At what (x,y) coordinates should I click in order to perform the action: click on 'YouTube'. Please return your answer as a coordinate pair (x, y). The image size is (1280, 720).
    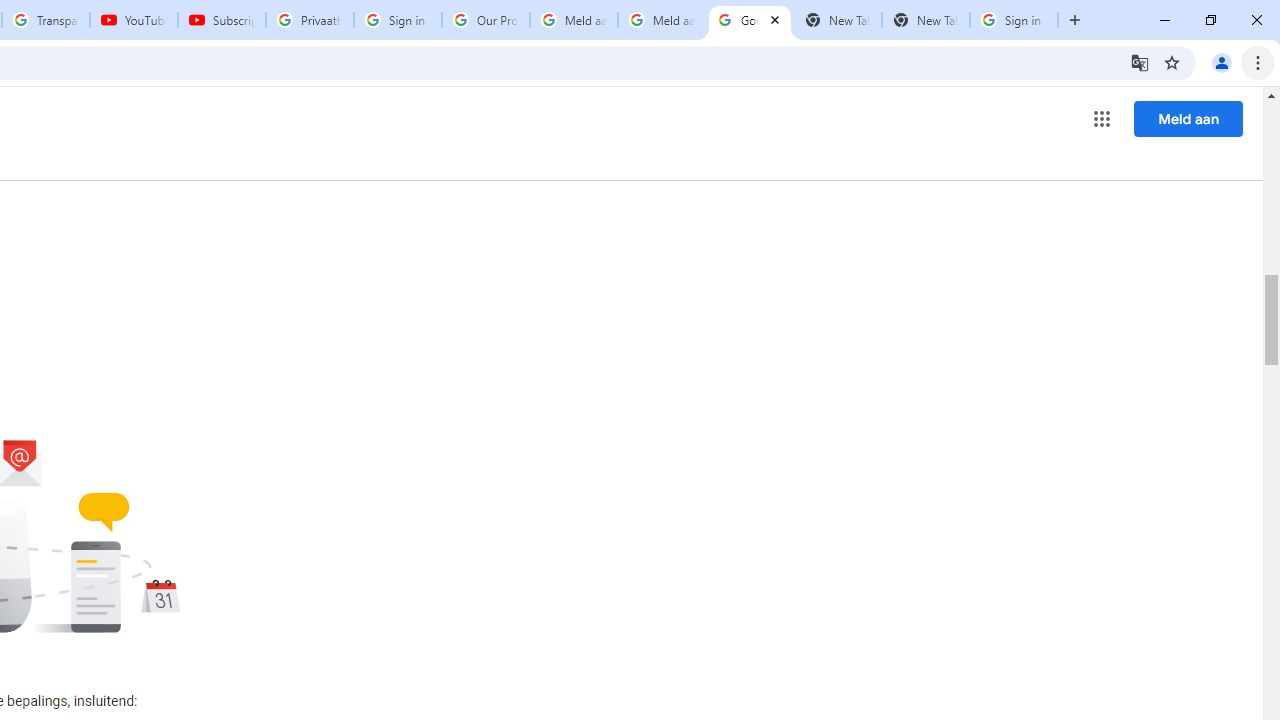
    Looking at the image, I should click on (132, 20).